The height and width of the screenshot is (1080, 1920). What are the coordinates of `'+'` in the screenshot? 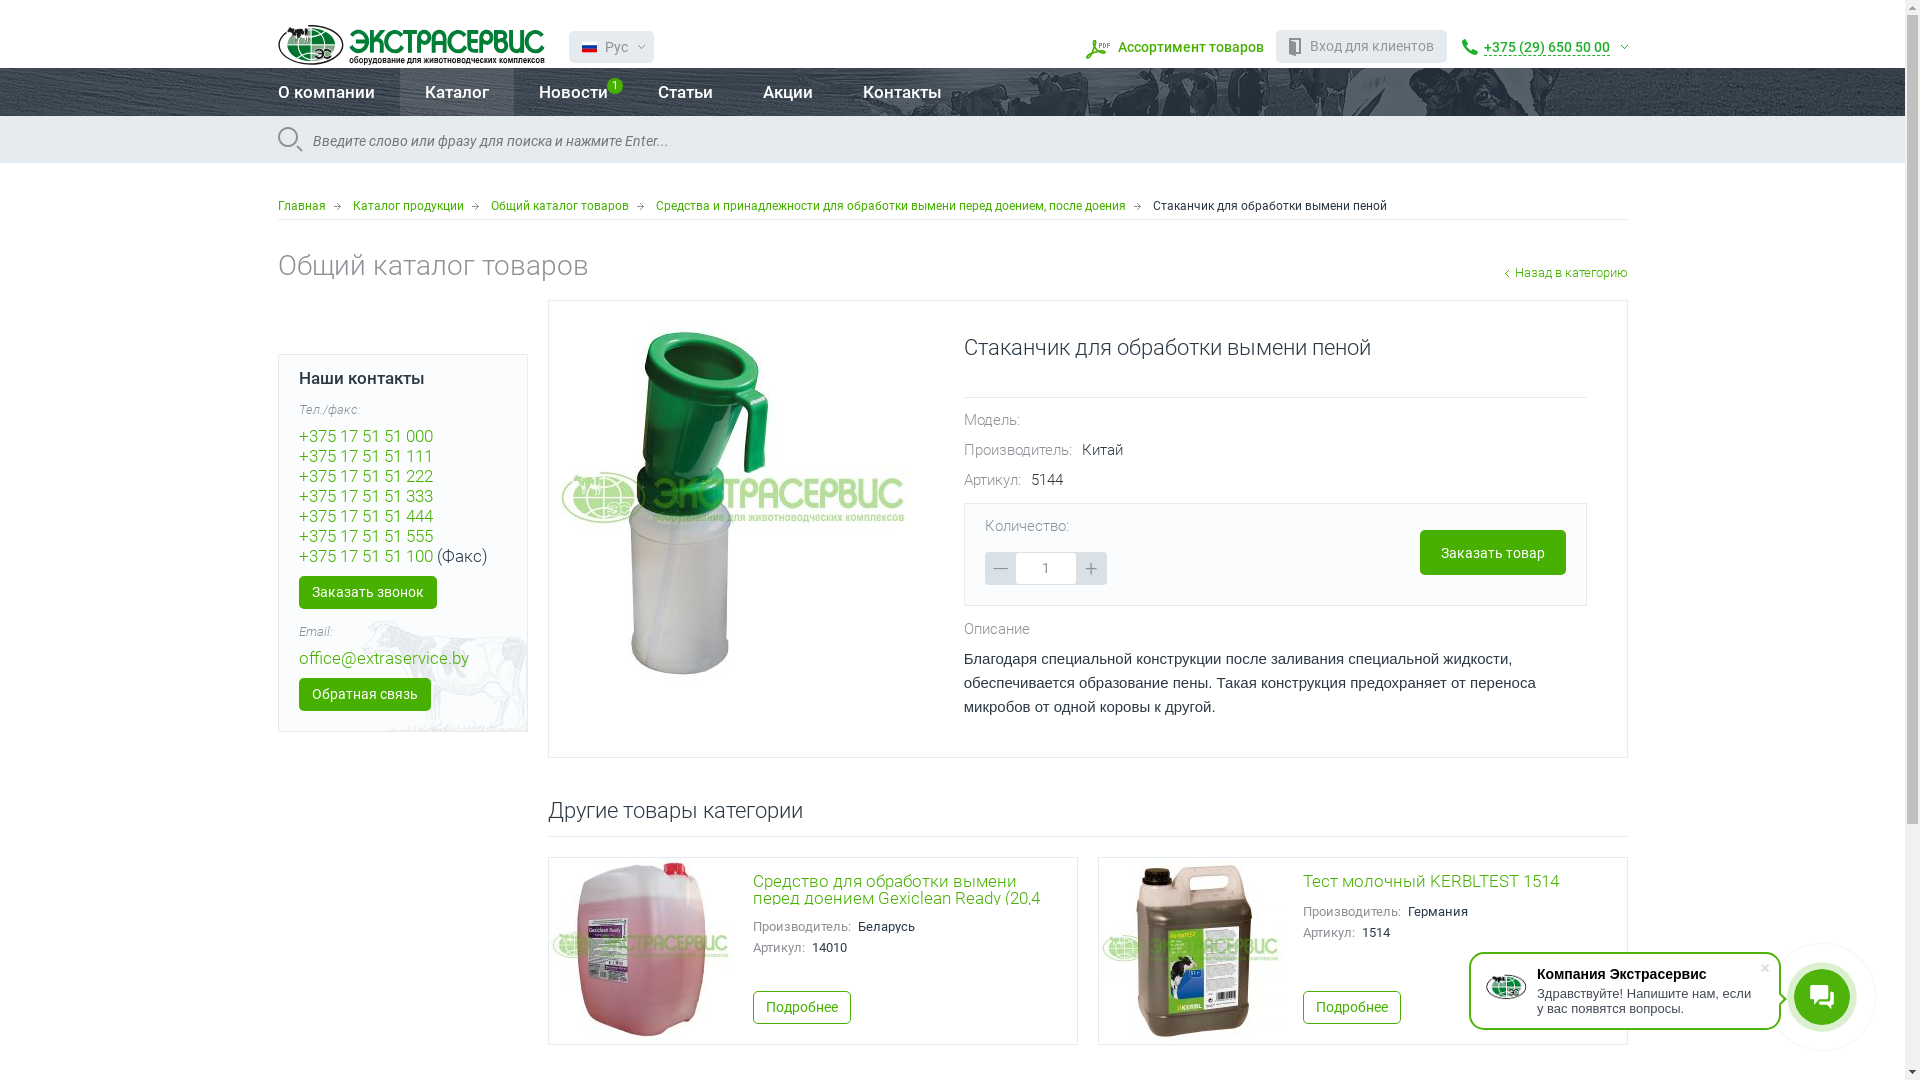 It's located at (1090, 568).